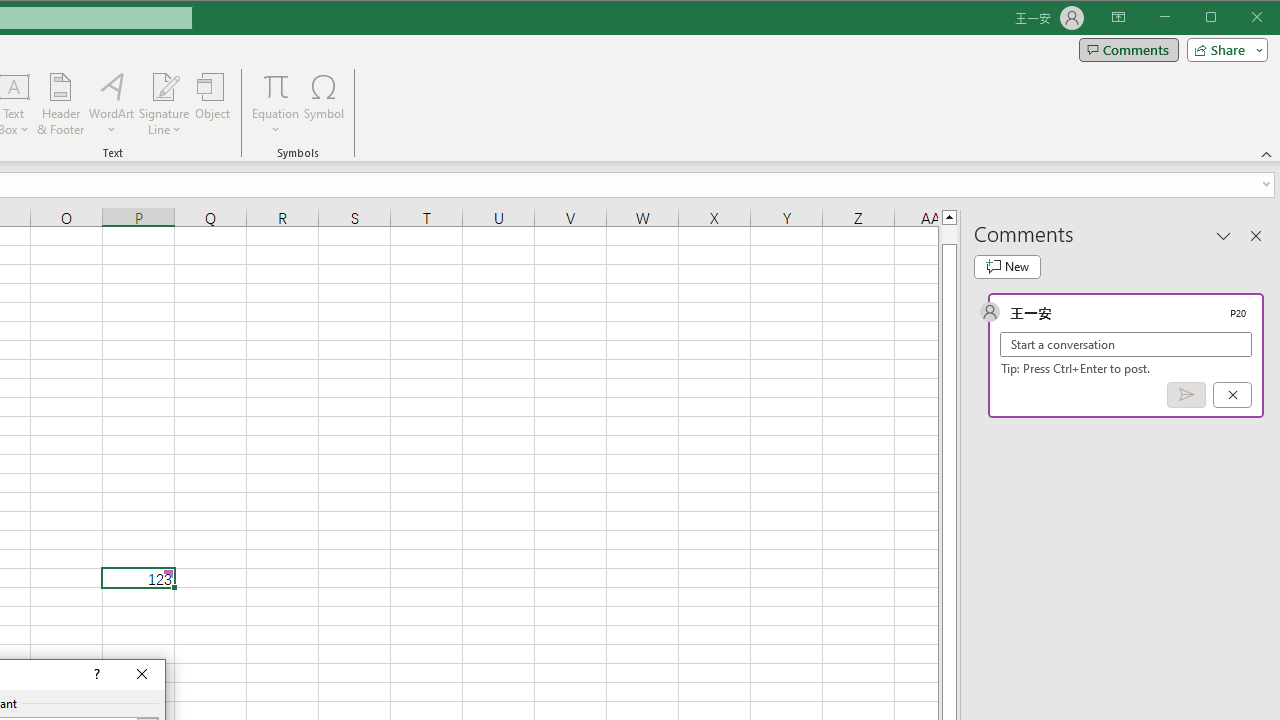  I want to click on 'Collapse the Ribbon', so click(1266, 153).